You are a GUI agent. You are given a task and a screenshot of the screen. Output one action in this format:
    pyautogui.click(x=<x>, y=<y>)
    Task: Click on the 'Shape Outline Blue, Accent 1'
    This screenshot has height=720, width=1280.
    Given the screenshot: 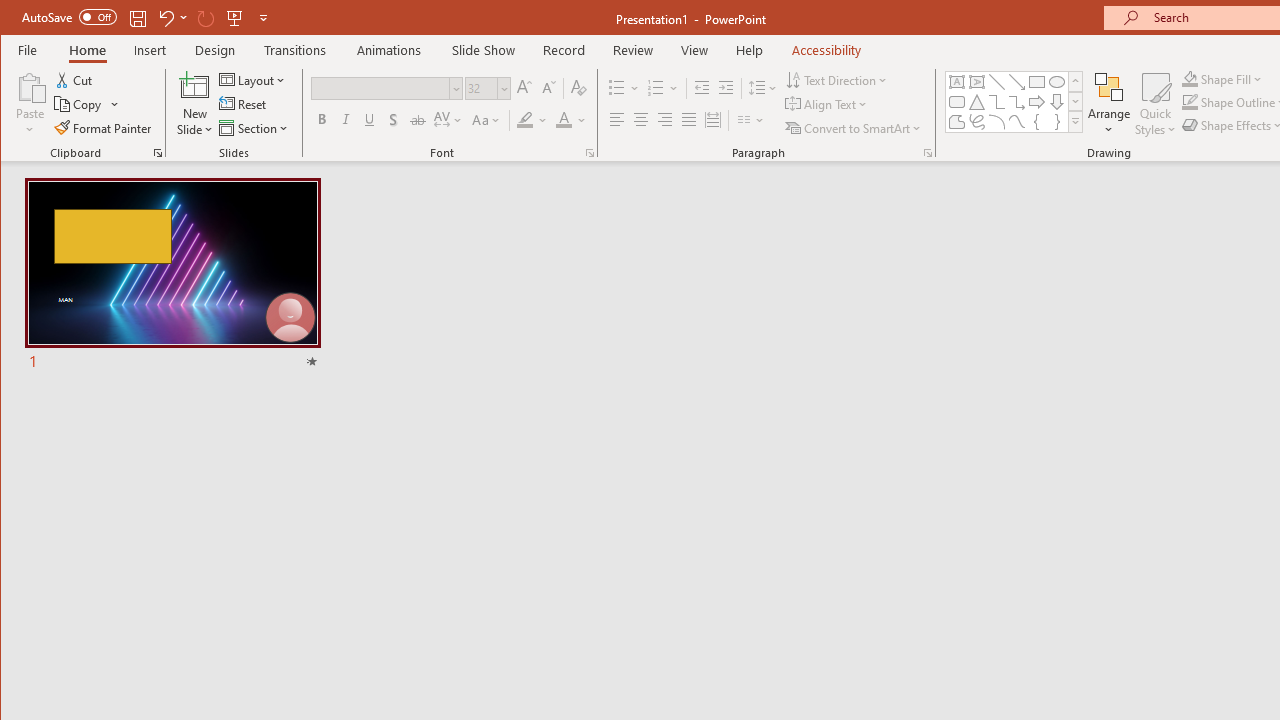 What is the action you would take?
    pyautogui.click(x=1189, y=102)
    